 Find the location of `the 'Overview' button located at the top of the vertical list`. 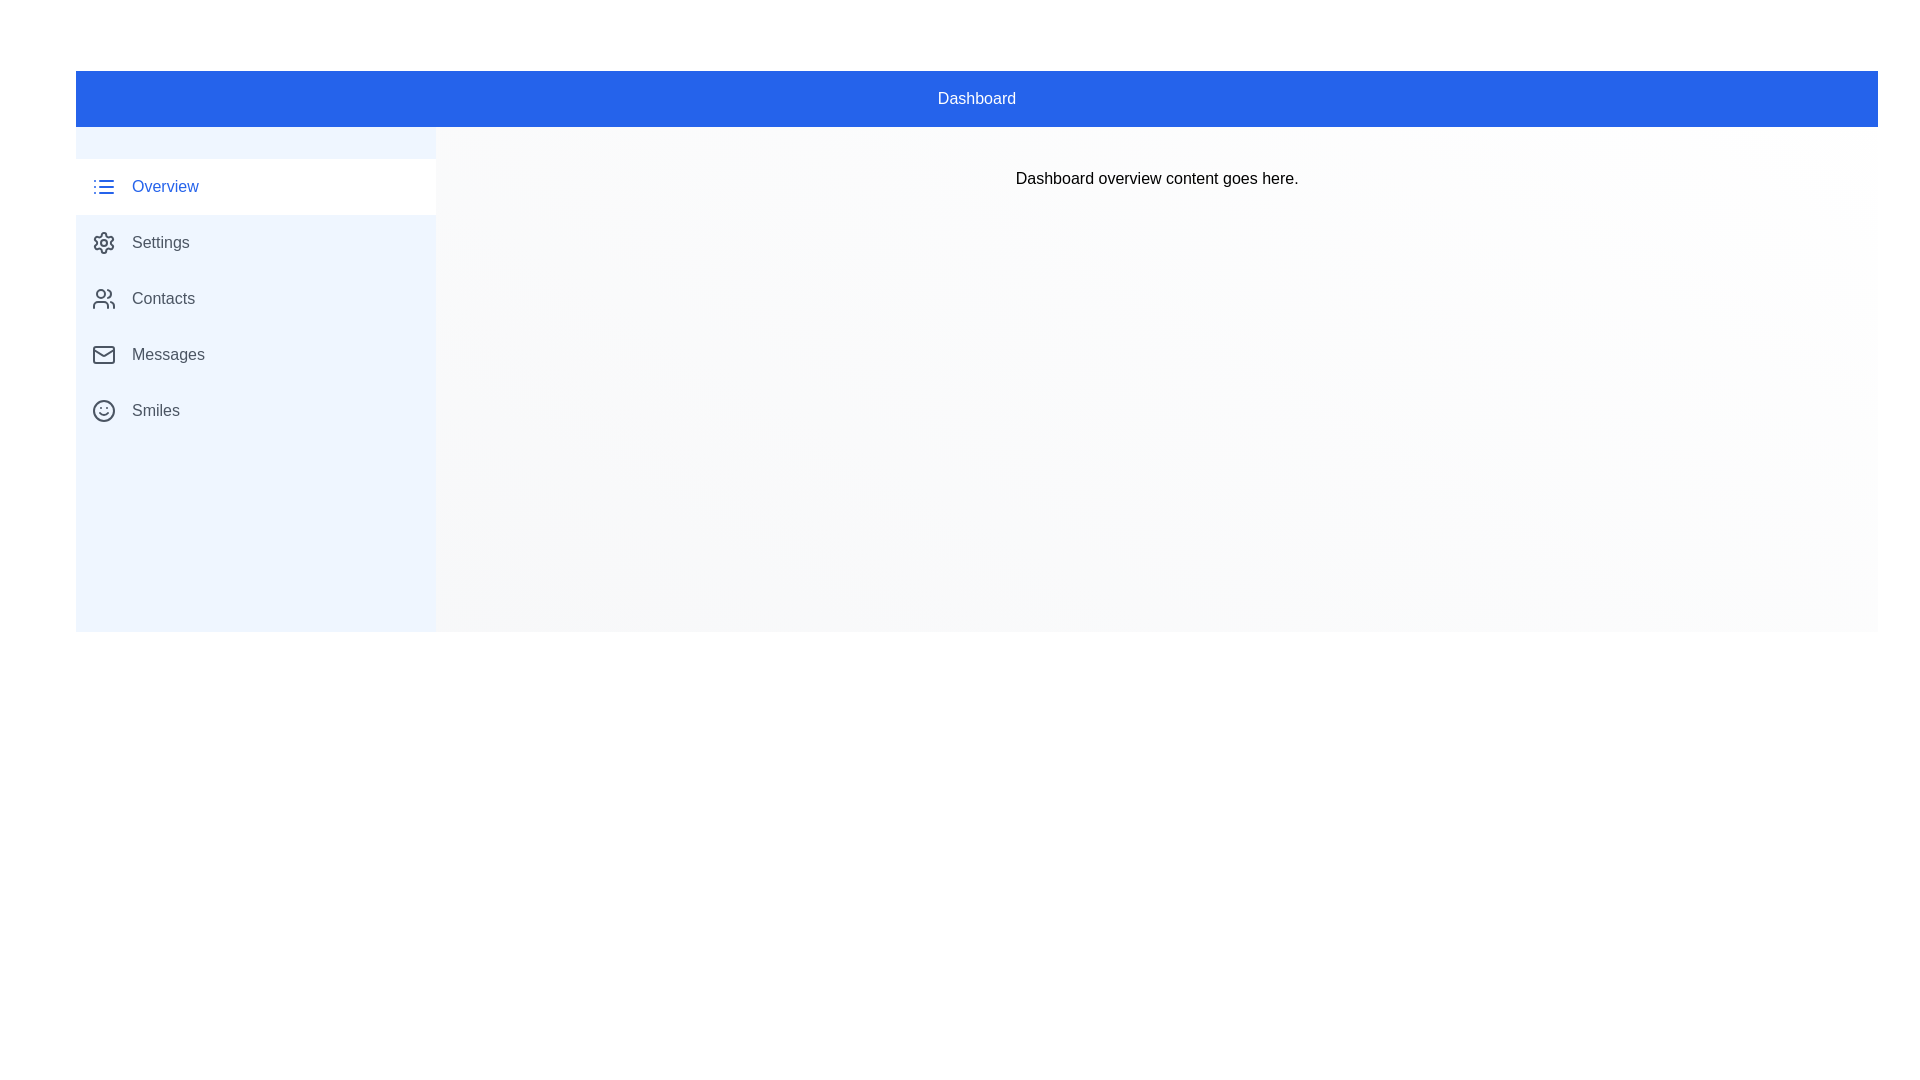

the 'Overview' button located at the top of the vertical list is located at coordinates (255, 186).